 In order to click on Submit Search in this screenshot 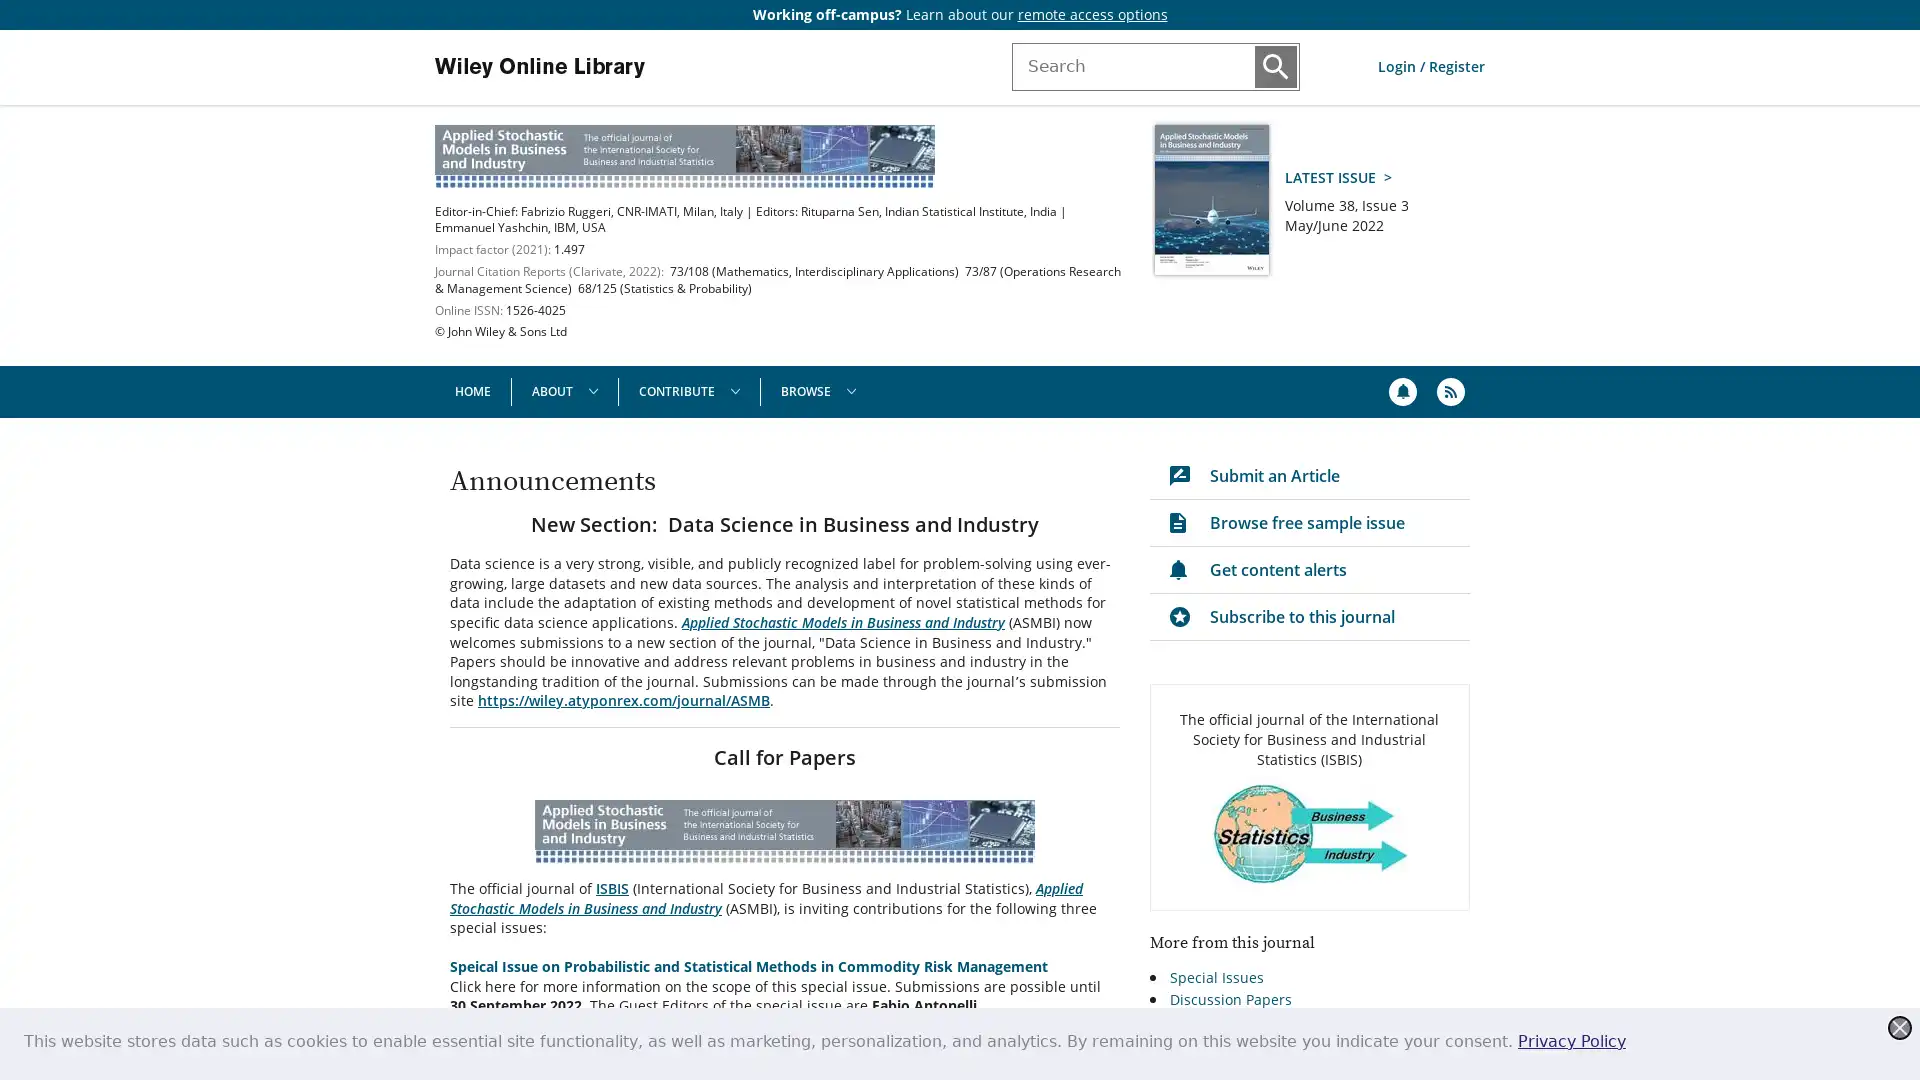, I will do `click(1275, 65)`.